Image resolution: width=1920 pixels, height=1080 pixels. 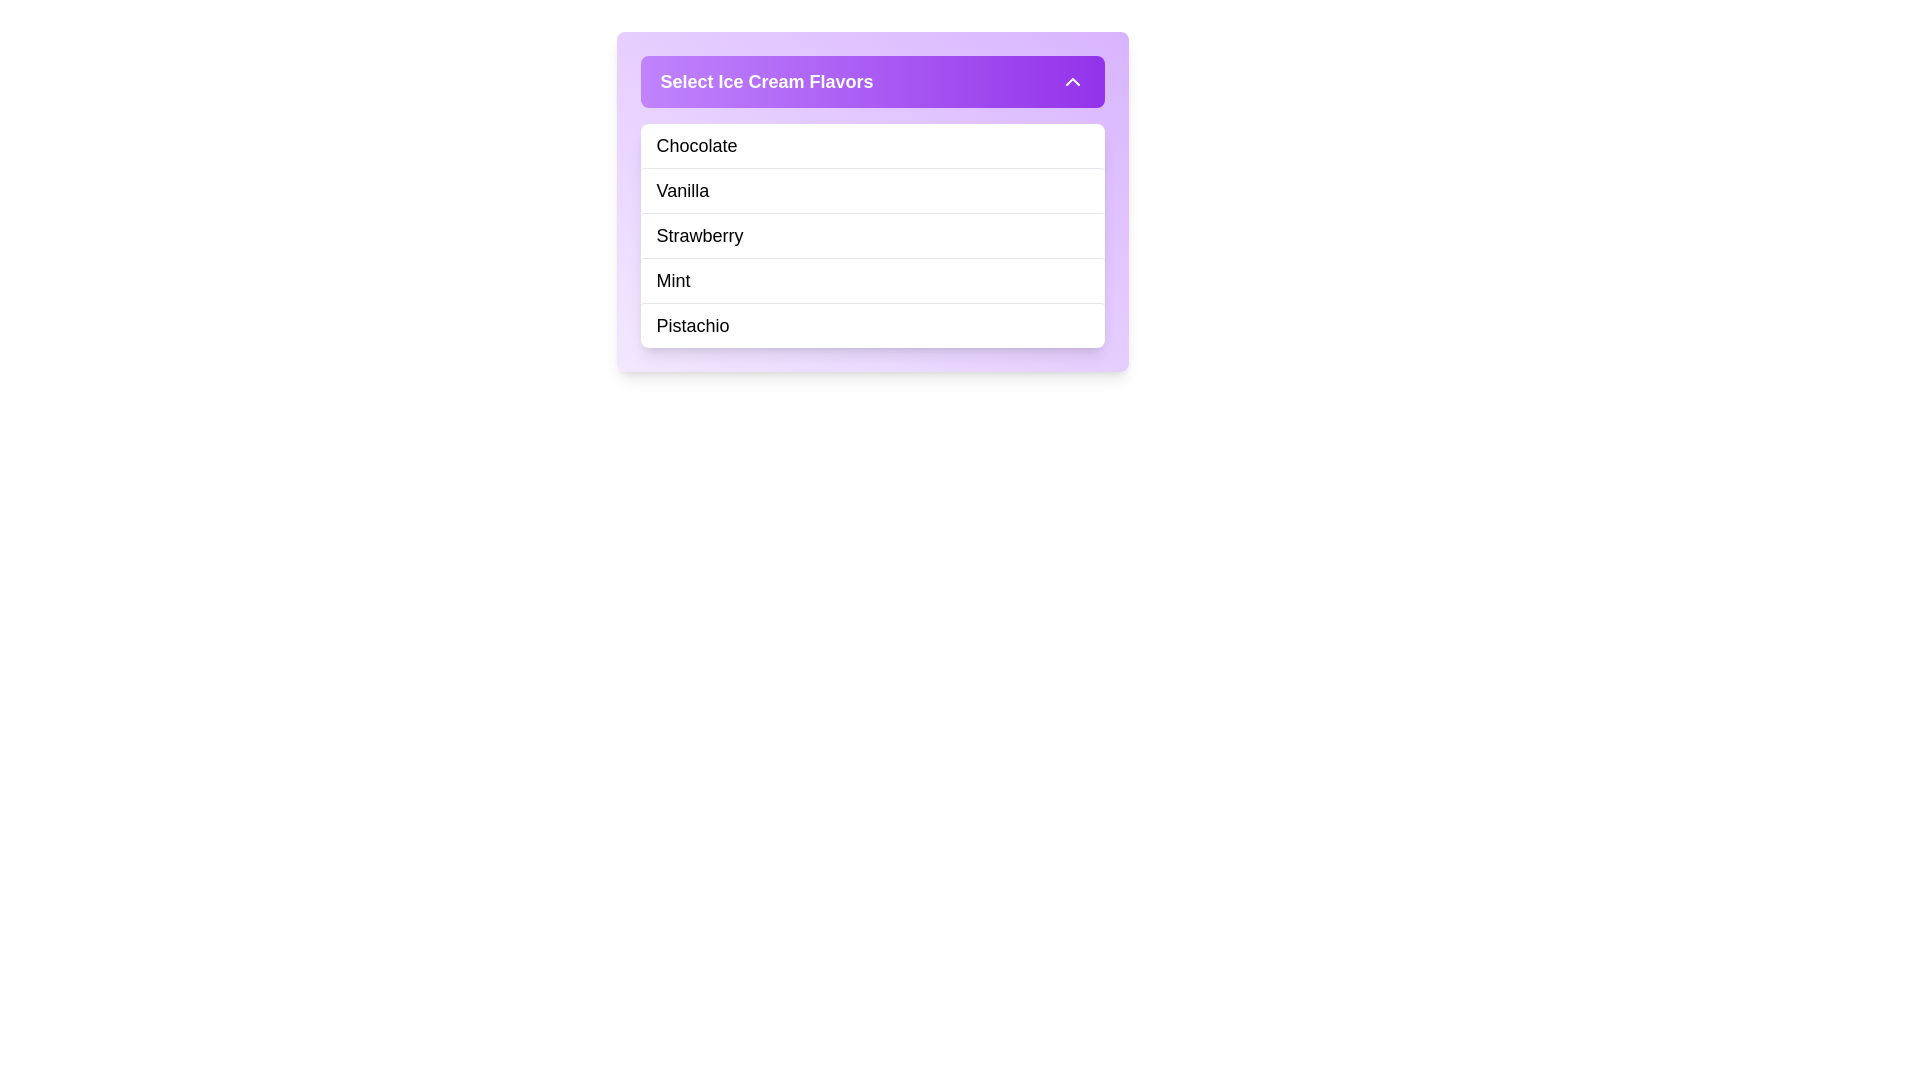 I want to click on the first selectable item in the dropdown menu titled 'Select Ice Cream Flavors', so click(x=872, y=145).